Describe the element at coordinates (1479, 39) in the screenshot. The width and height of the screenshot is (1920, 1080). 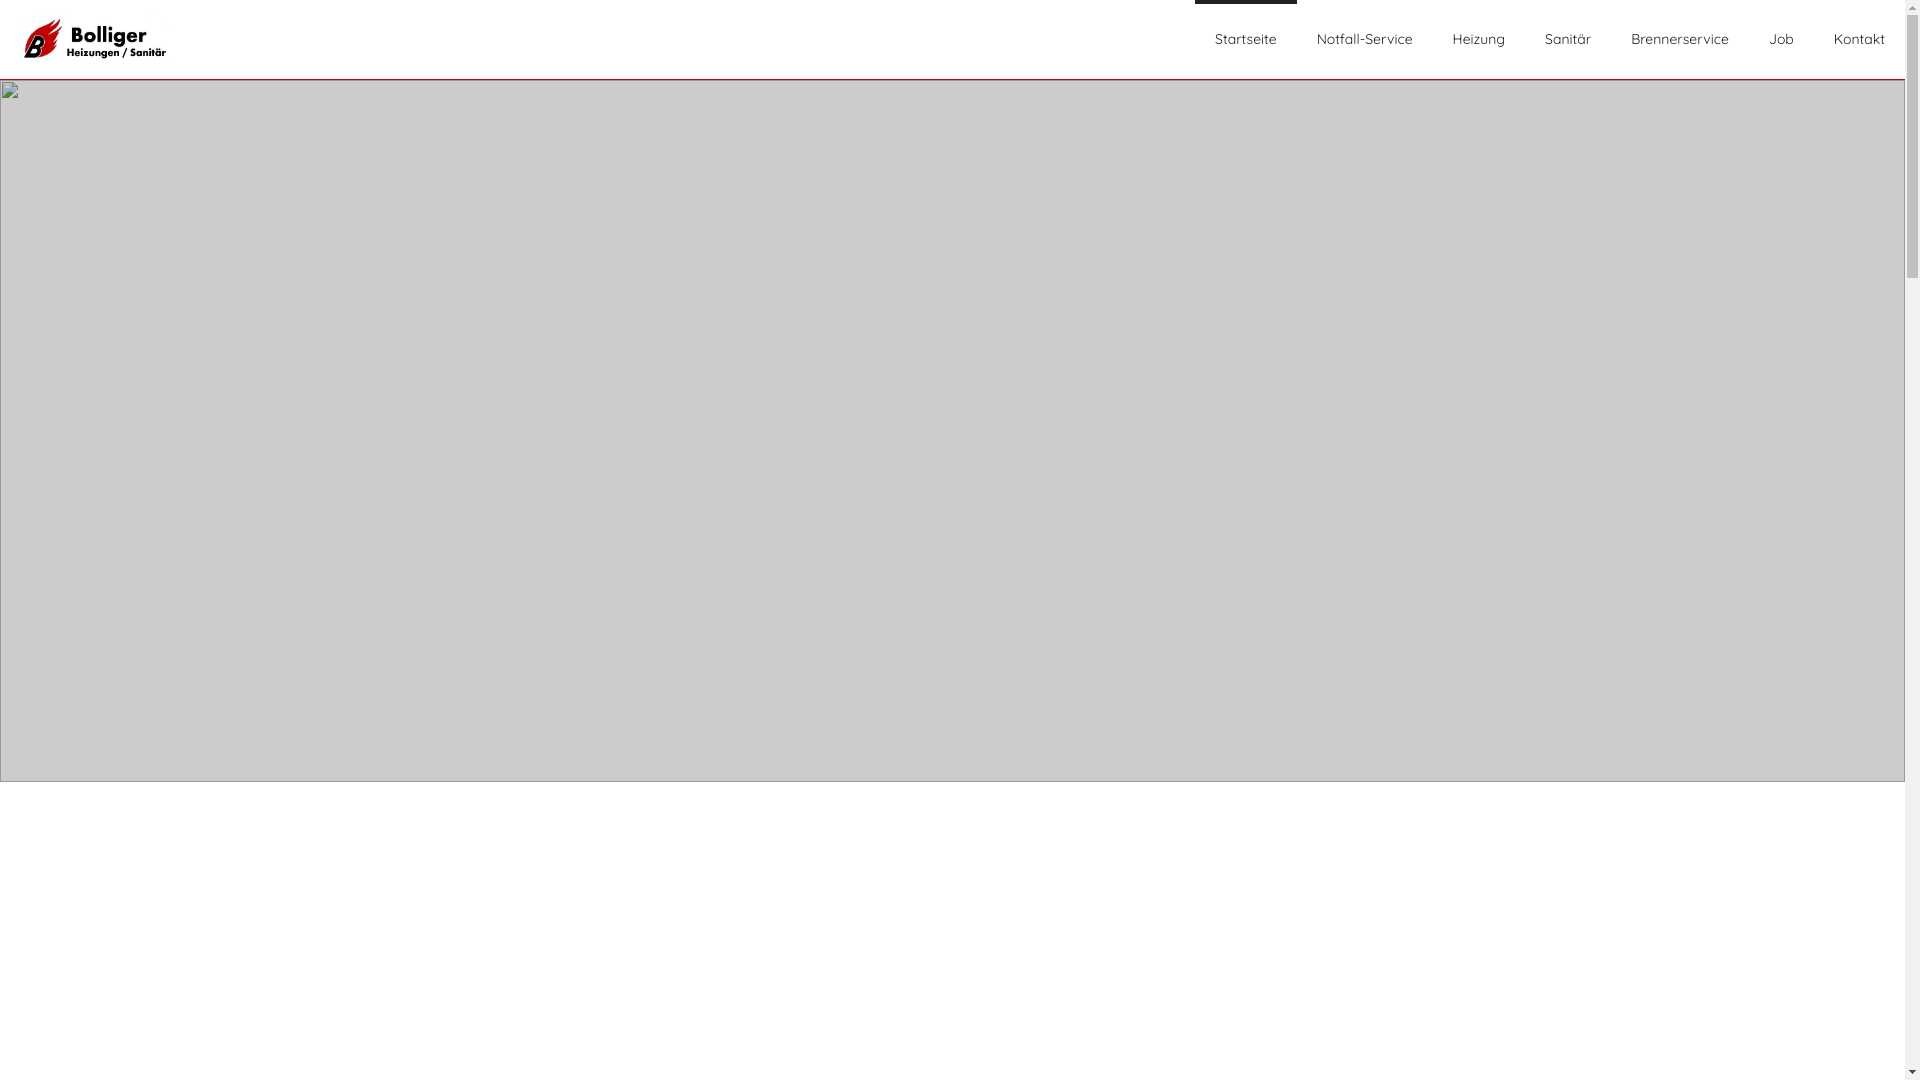
I see `'Heizung'` at that location.